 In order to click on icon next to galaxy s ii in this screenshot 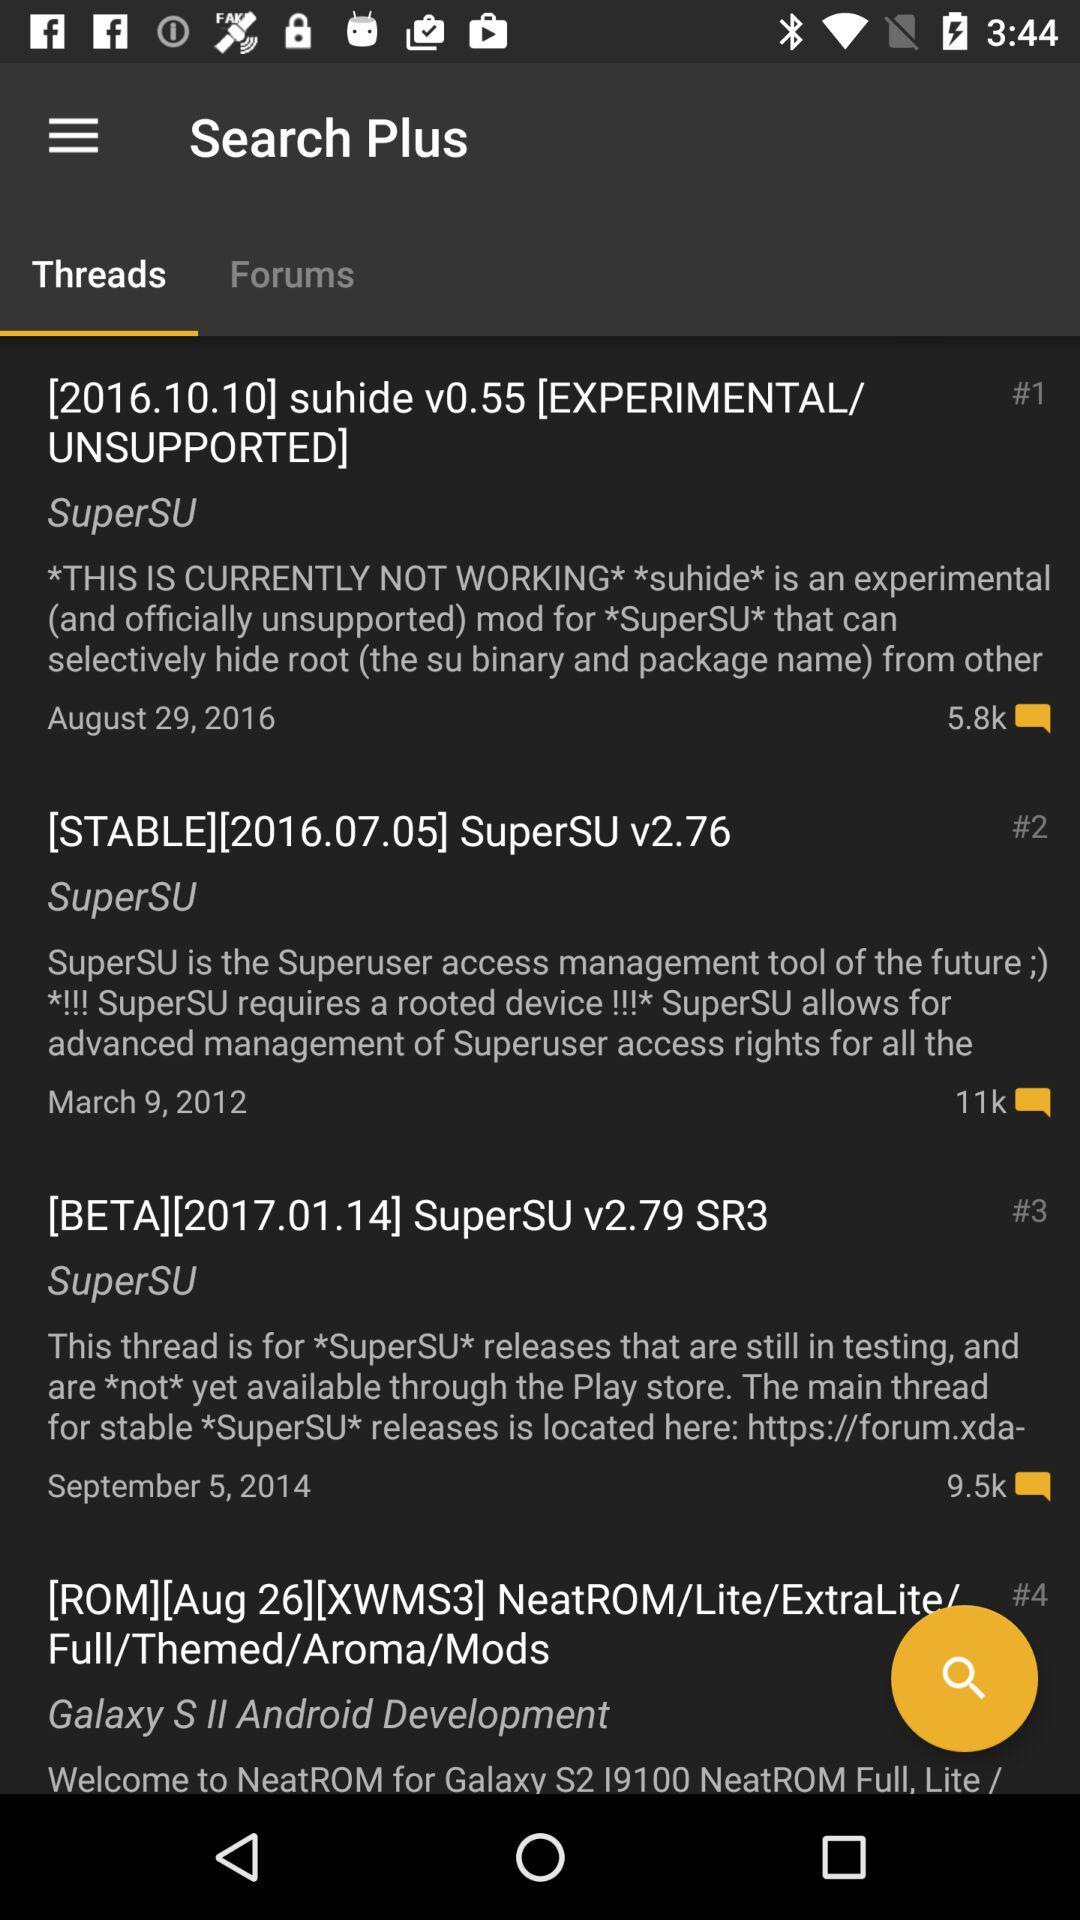, I will do `click(963, 1678)`.